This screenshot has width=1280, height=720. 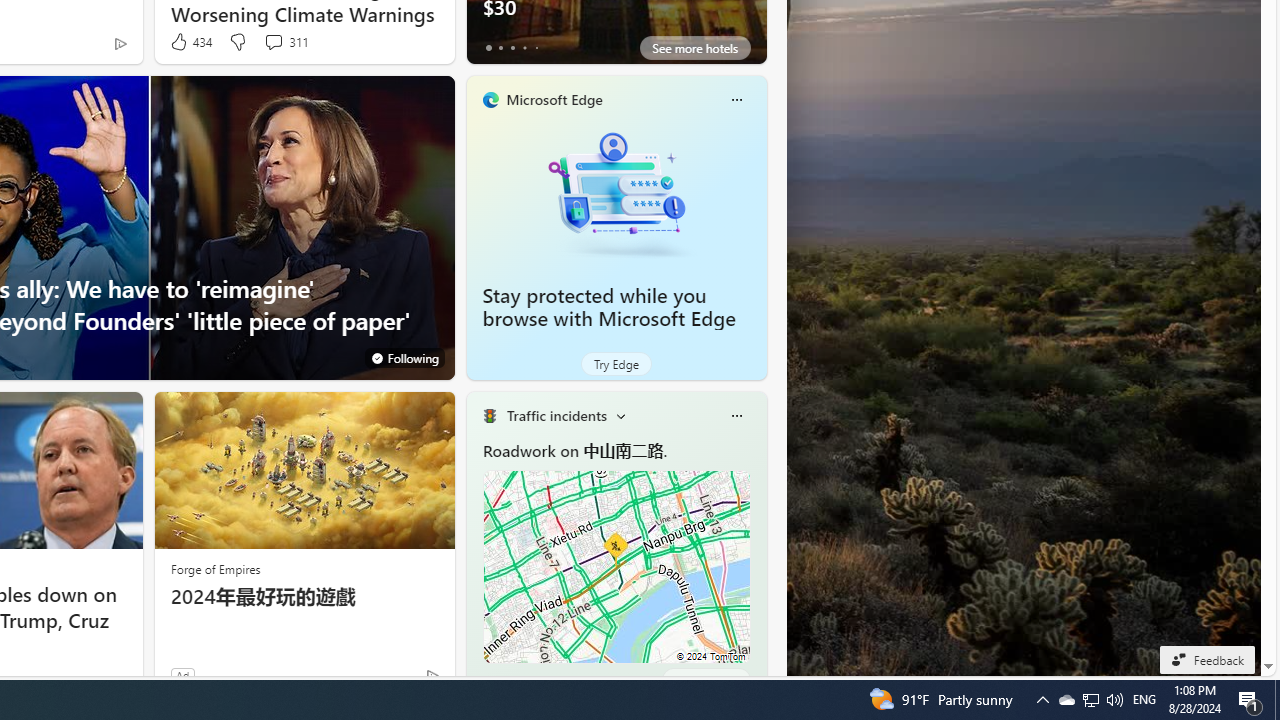 I want to click on 'Change scenarios', so click(x=619, y=414).